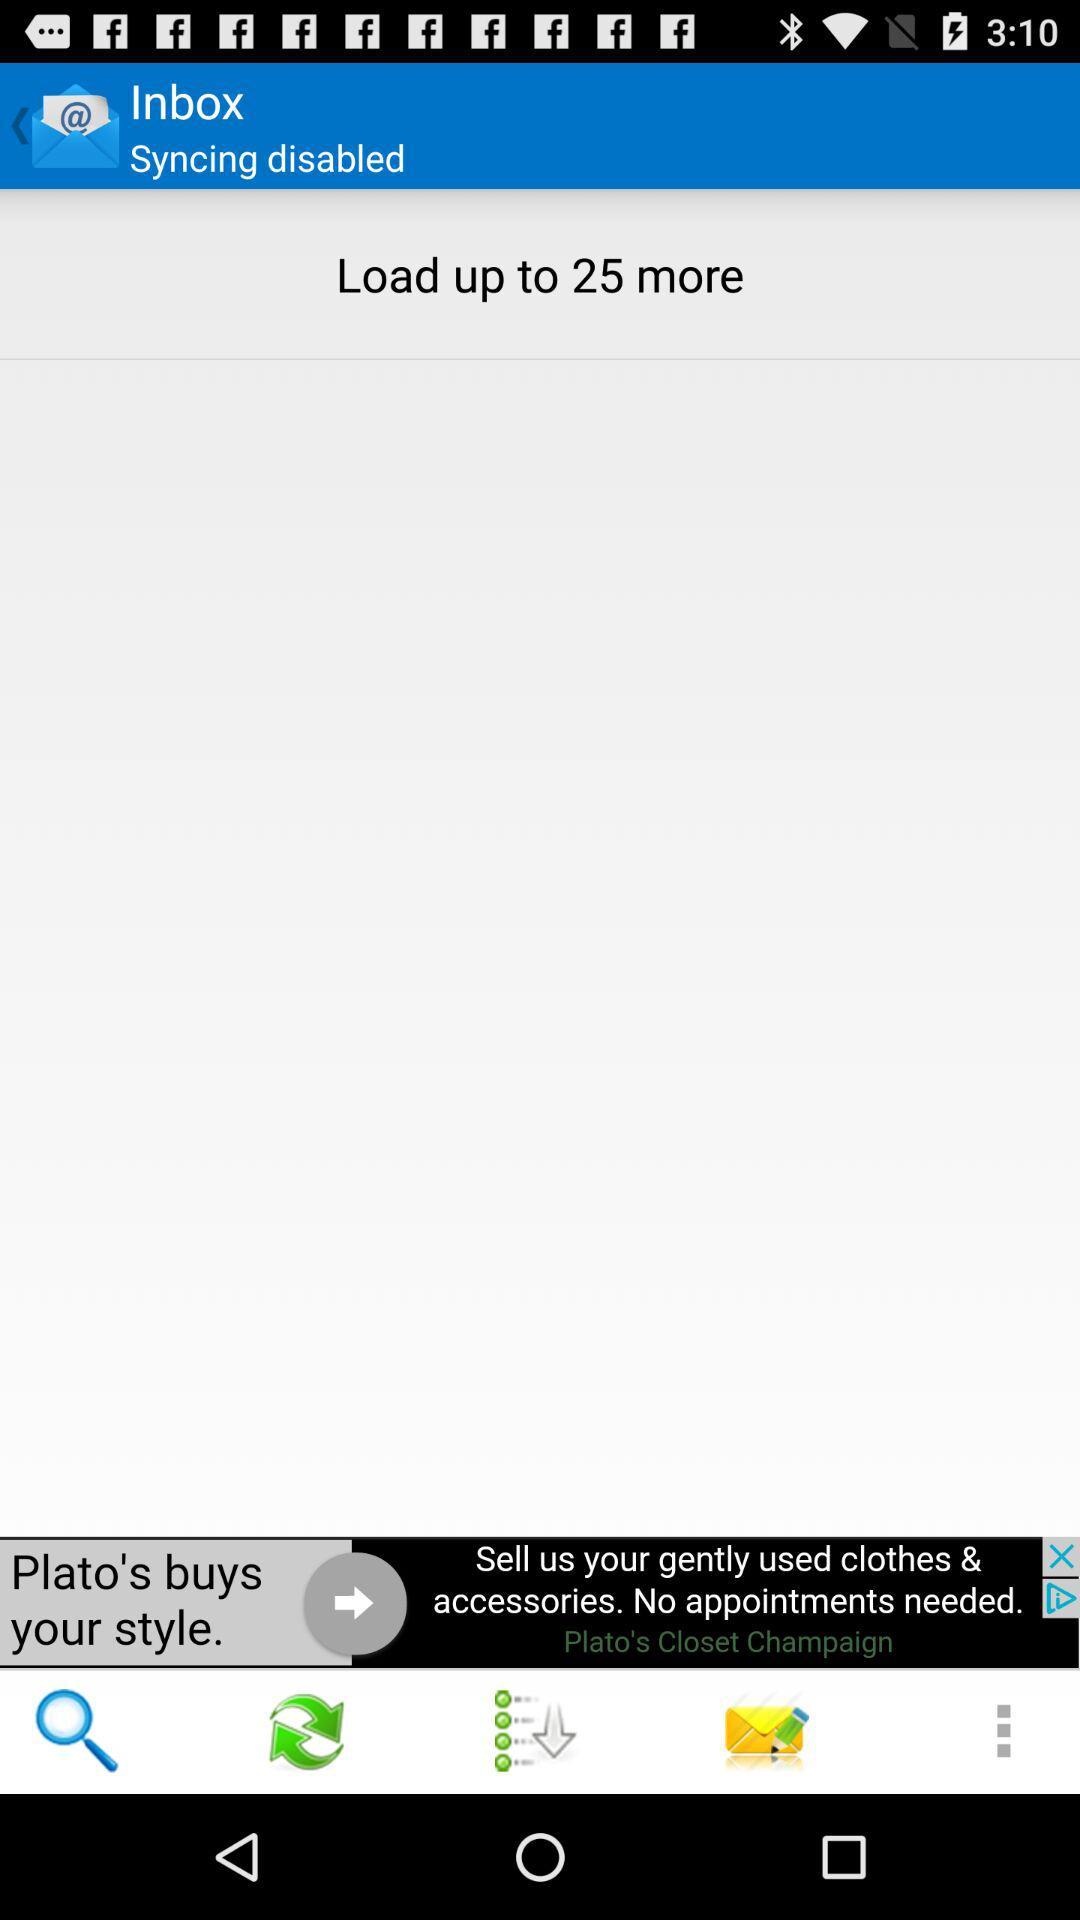 The width and height of the screenshot is (1080, 1920). What do you see at coordinates (540, 1602) in the screenshot?
I see `click on advertisements` at bounding box center [540, 1602].